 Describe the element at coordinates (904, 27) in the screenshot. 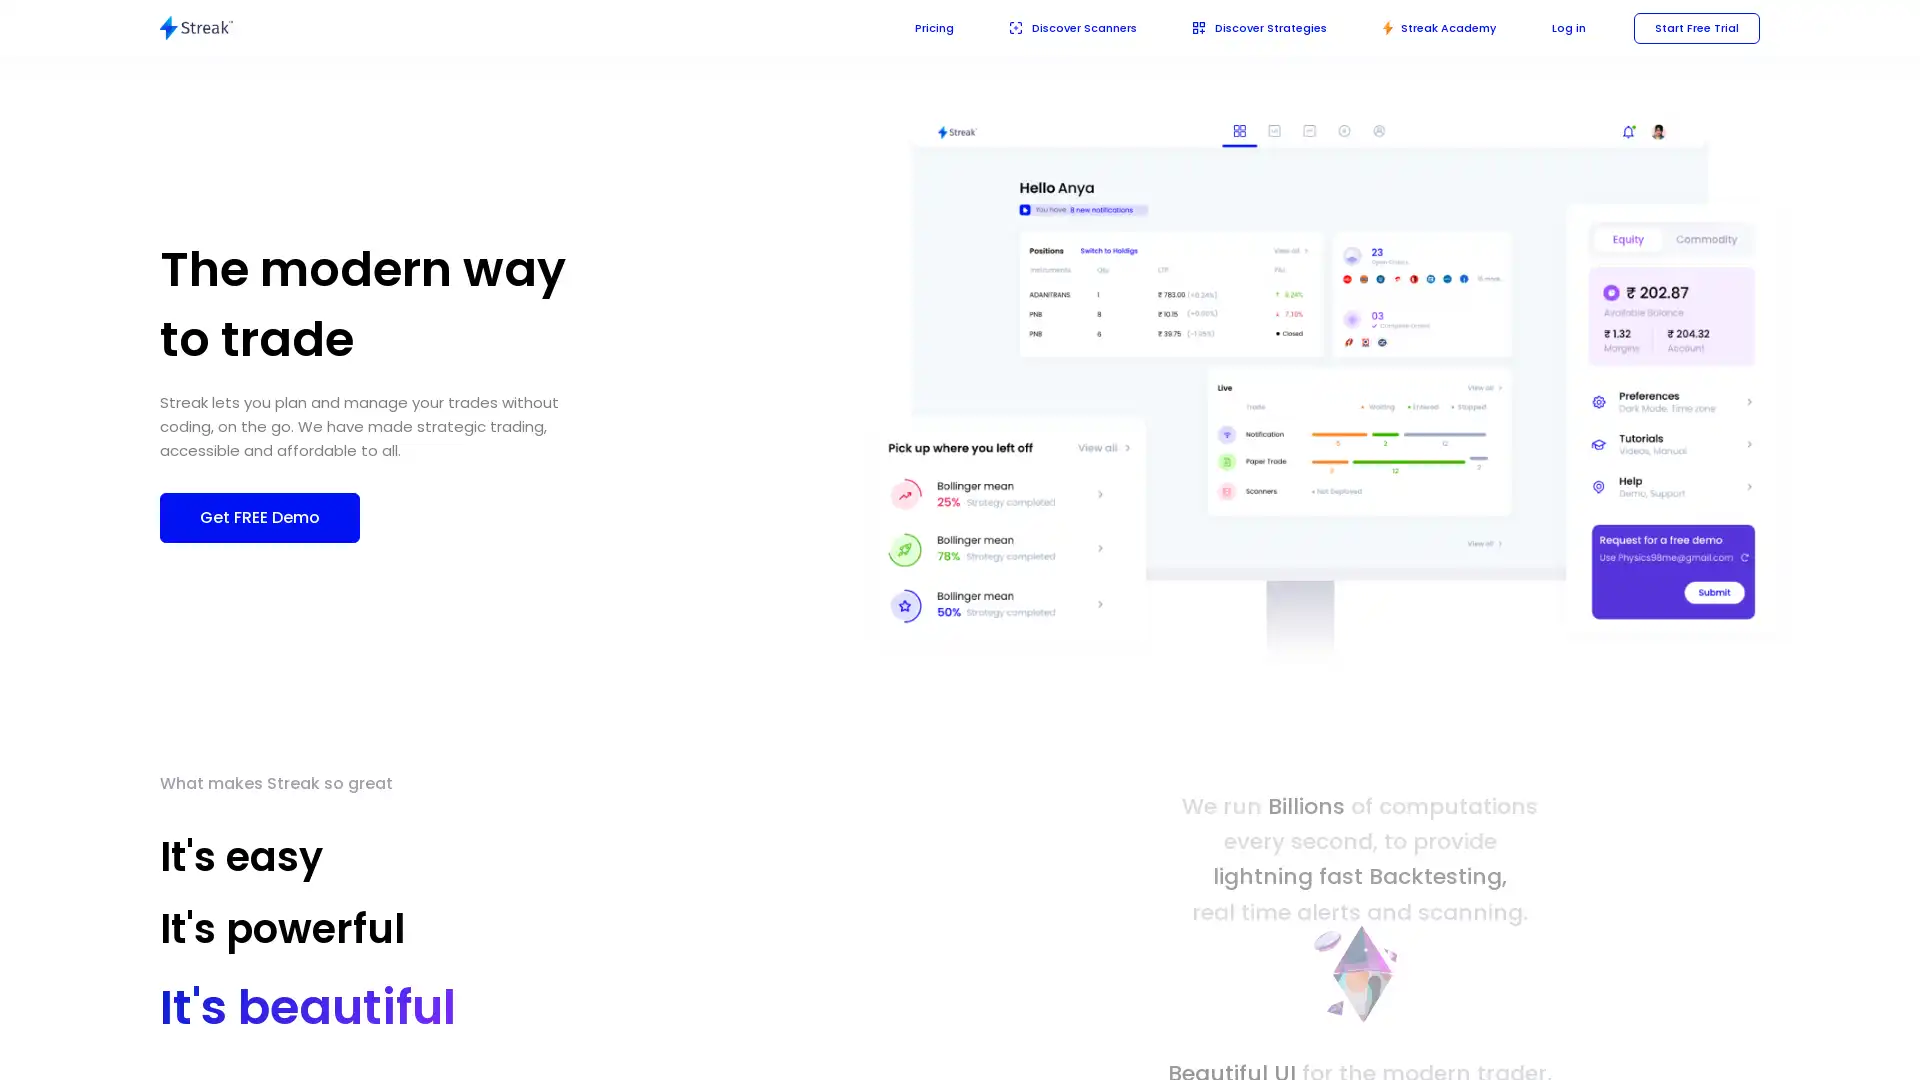

I see `Pricing` at that location.